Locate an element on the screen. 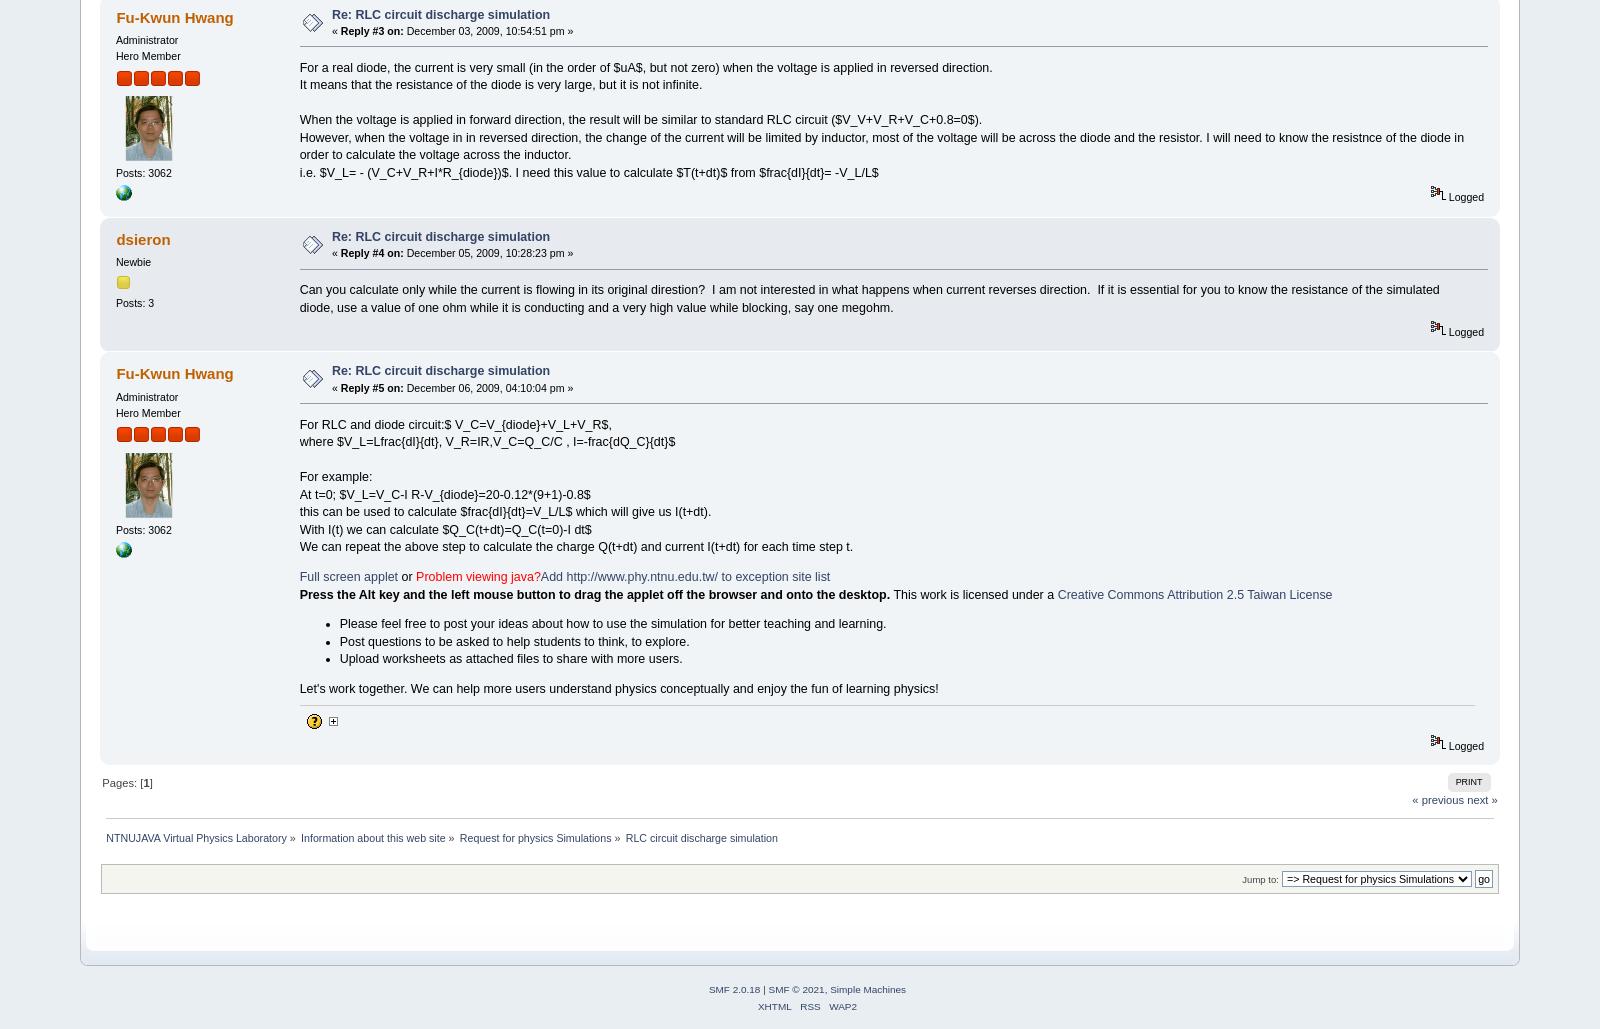 The width and height of the screenshot is (1600, 1029). 'where $V_L=Lfrac{dI}{dt}, V_R=IR,V_C=Q_C/C , I=-frac{dQ_C}{dt}$' is located at coordinates (486, 441).